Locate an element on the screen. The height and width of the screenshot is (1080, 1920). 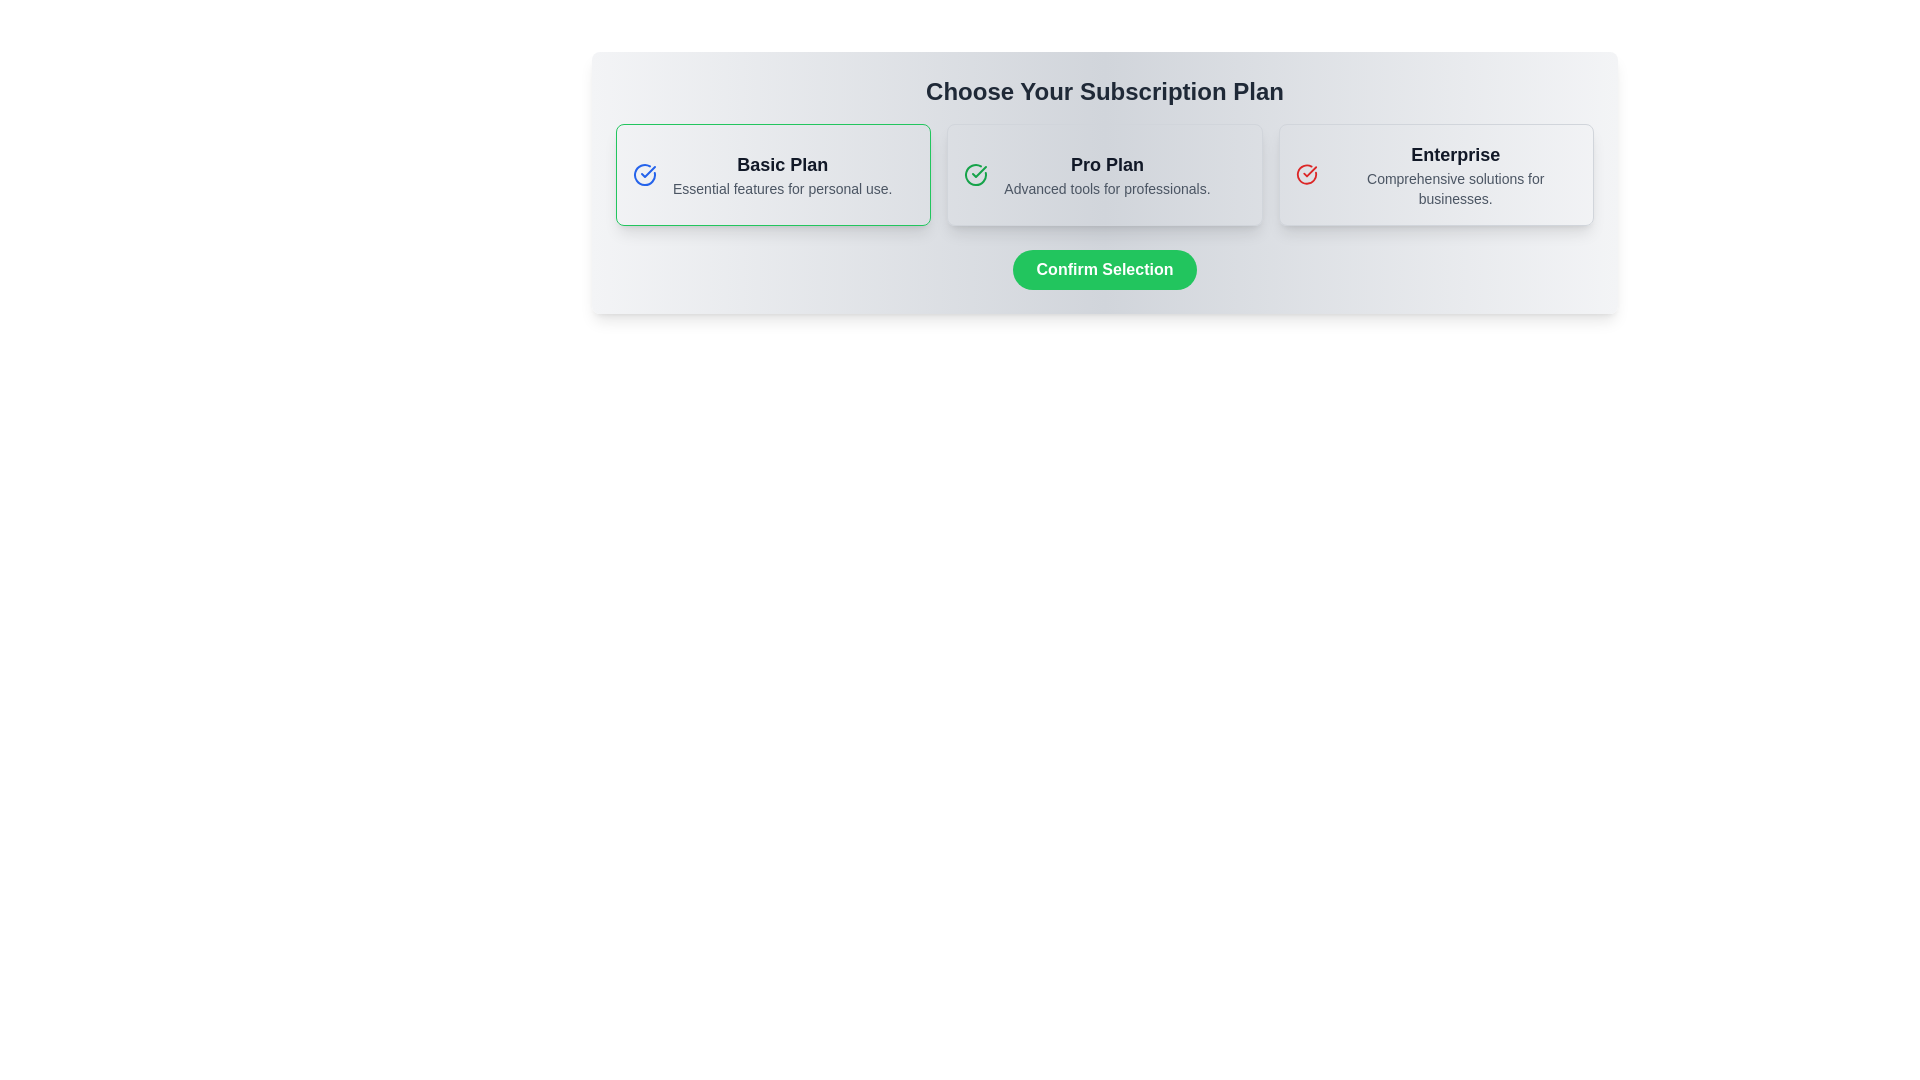
the green 'Confirm Selection' button with rounded corners, which is located below the subscription options is located at coordinates (1103, 270).